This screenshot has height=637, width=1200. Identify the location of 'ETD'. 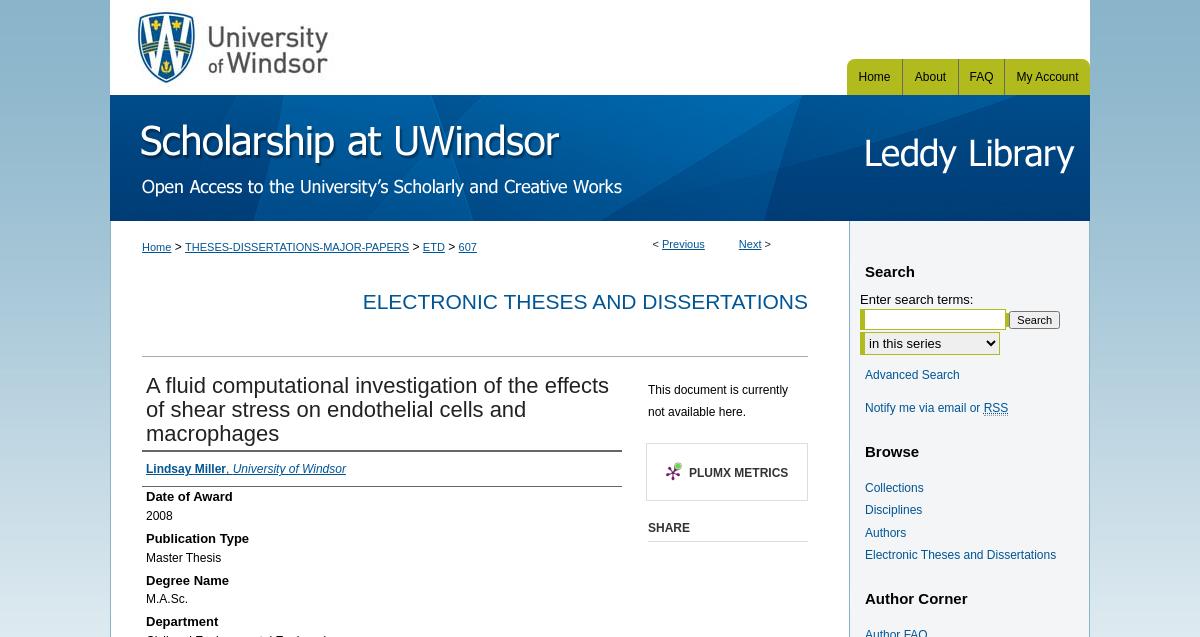
(432, 246).